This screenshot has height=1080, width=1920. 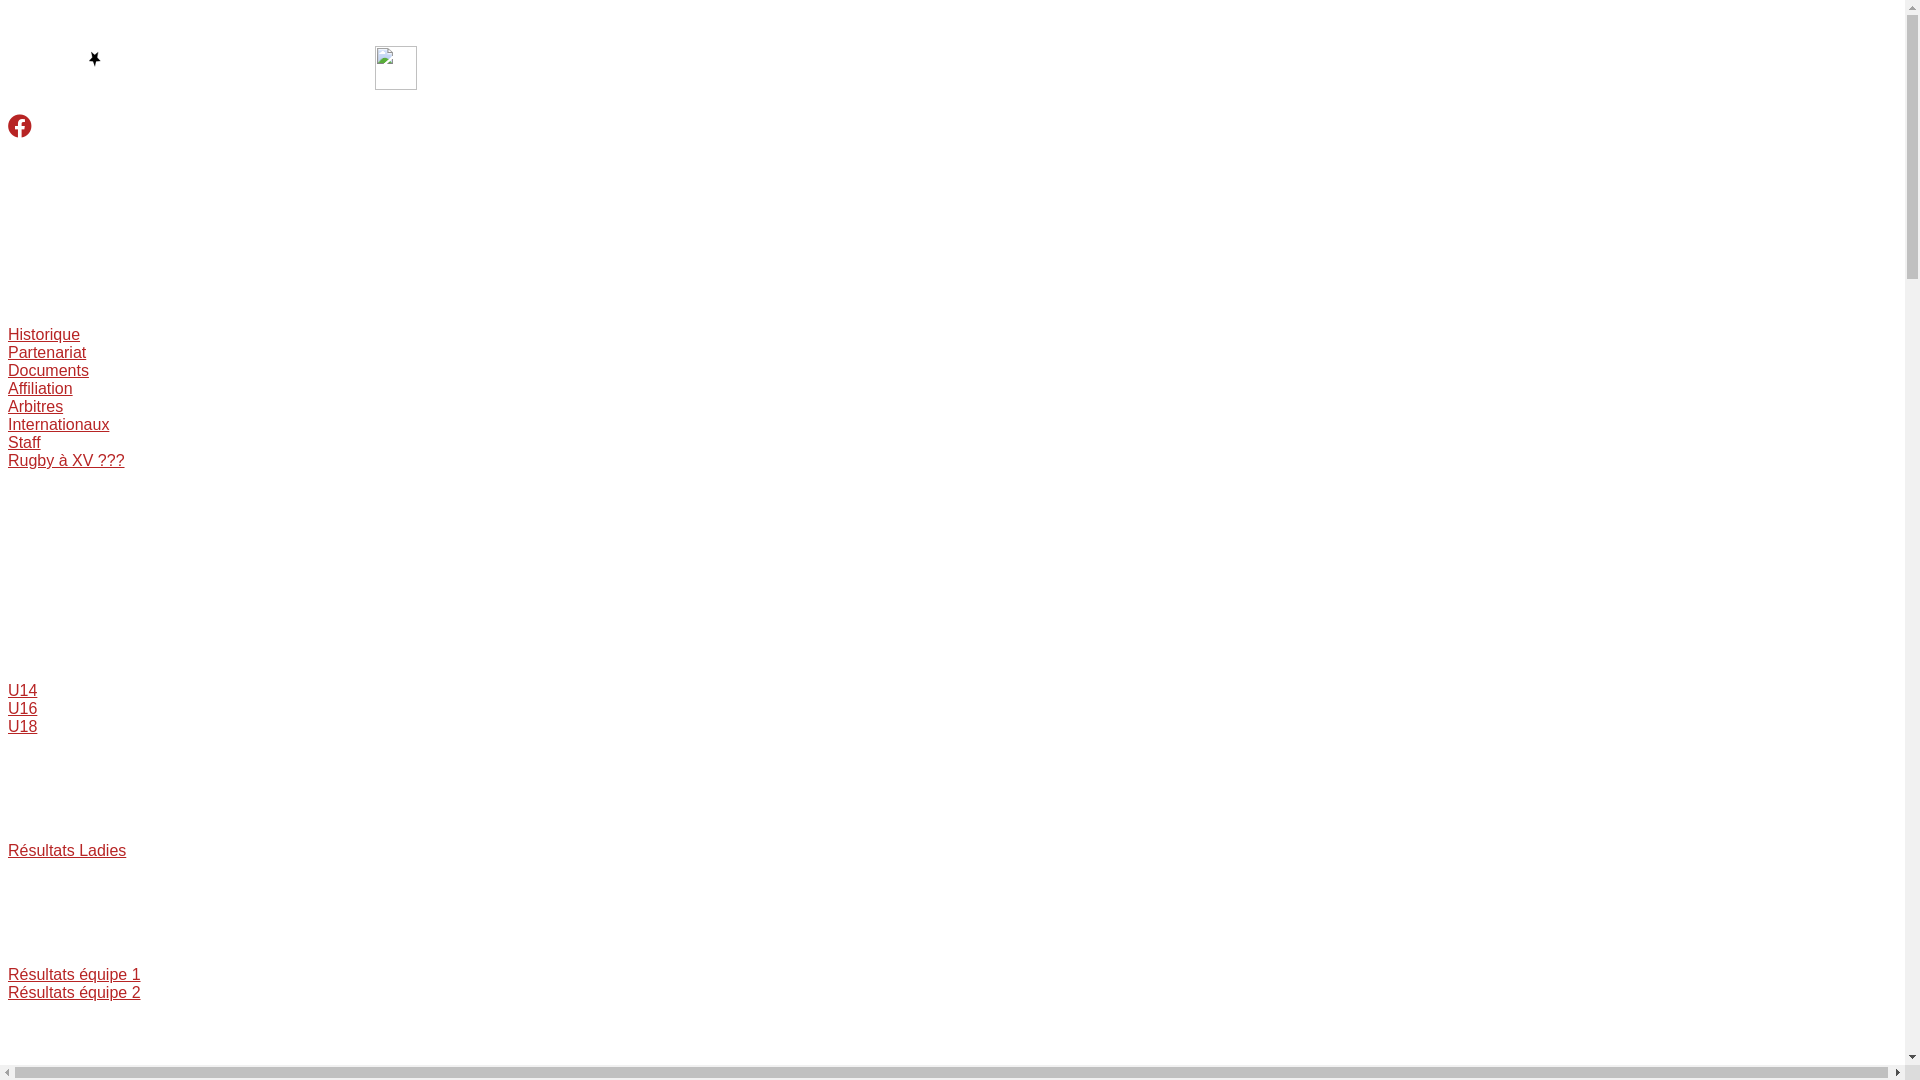 I want to click on 'Partenariat', so click(x=47, y=351).